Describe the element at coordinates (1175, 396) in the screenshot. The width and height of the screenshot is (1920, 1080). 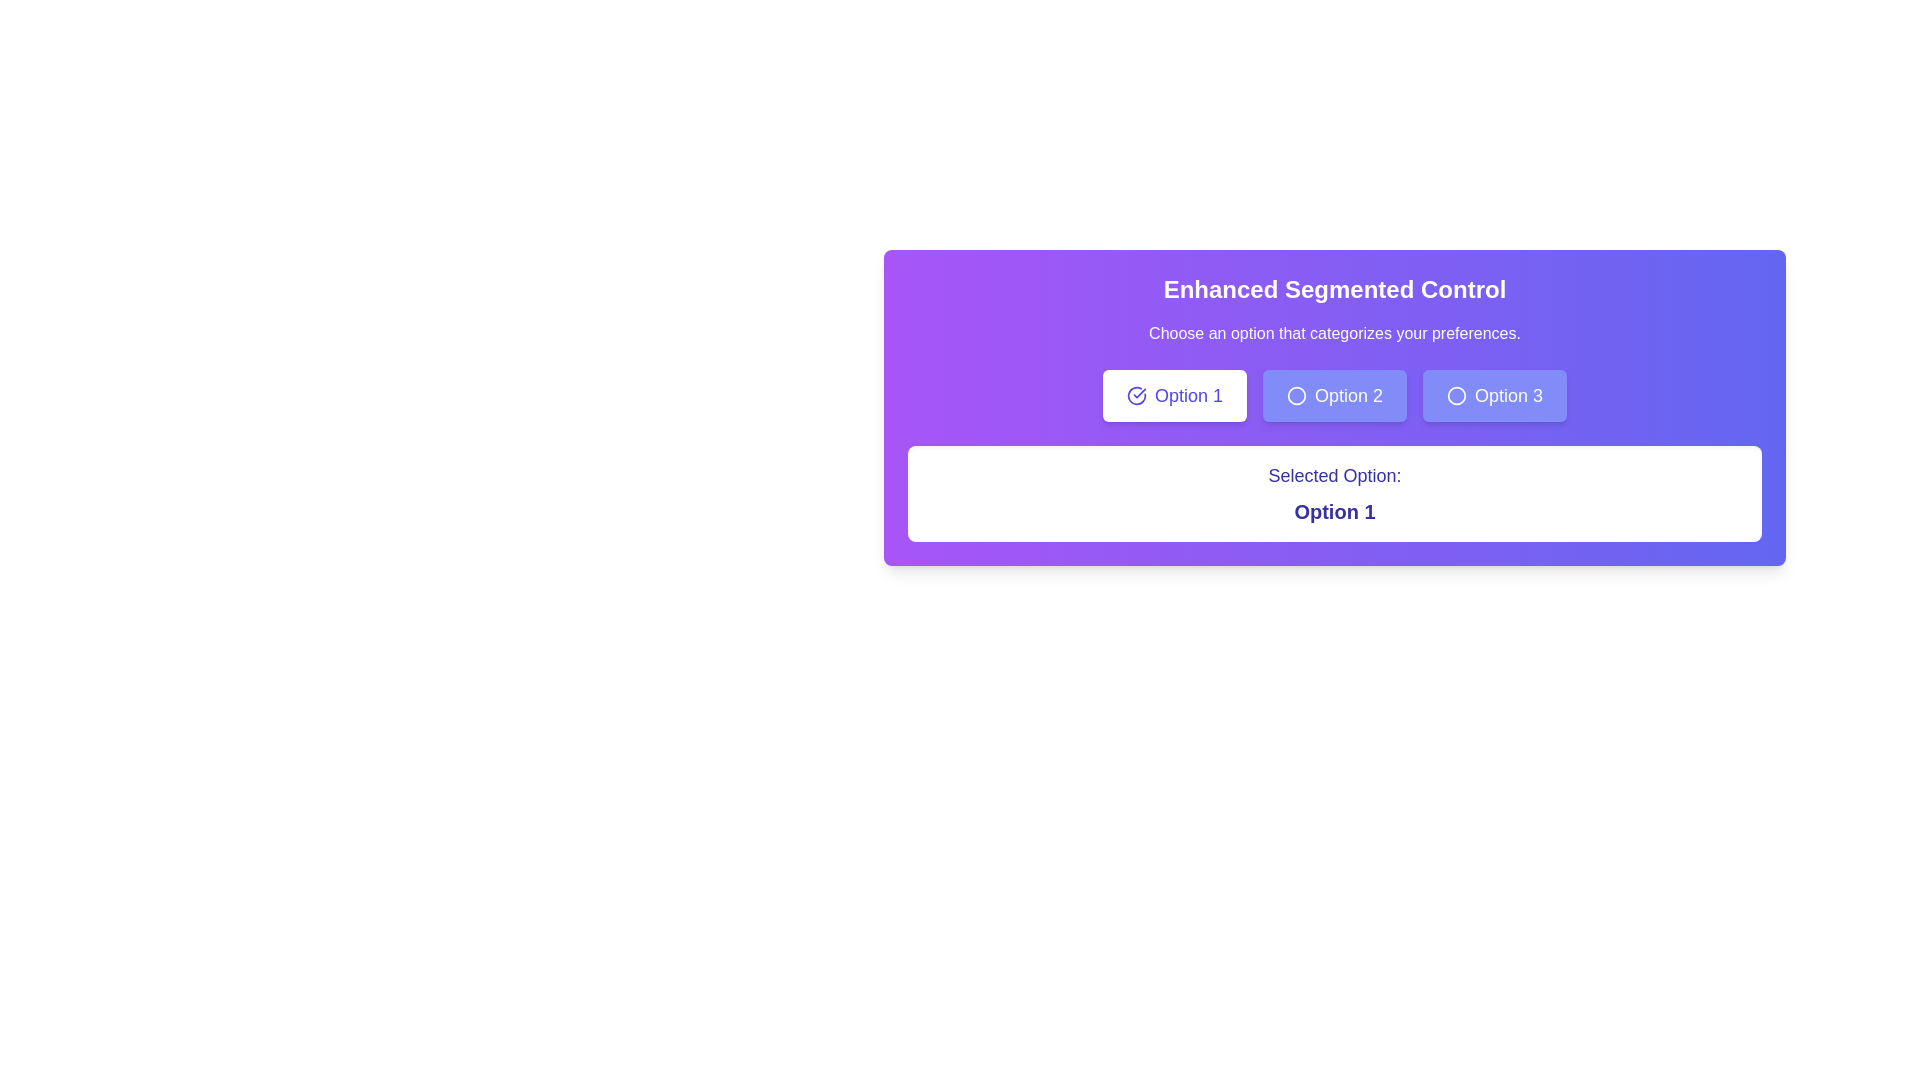
I see `the 'Option 1' button, which is a rectangular button with a light background and indigo text, located near the top-center of the purple section labeled 'Enhanced Segmented Control'` at that location.